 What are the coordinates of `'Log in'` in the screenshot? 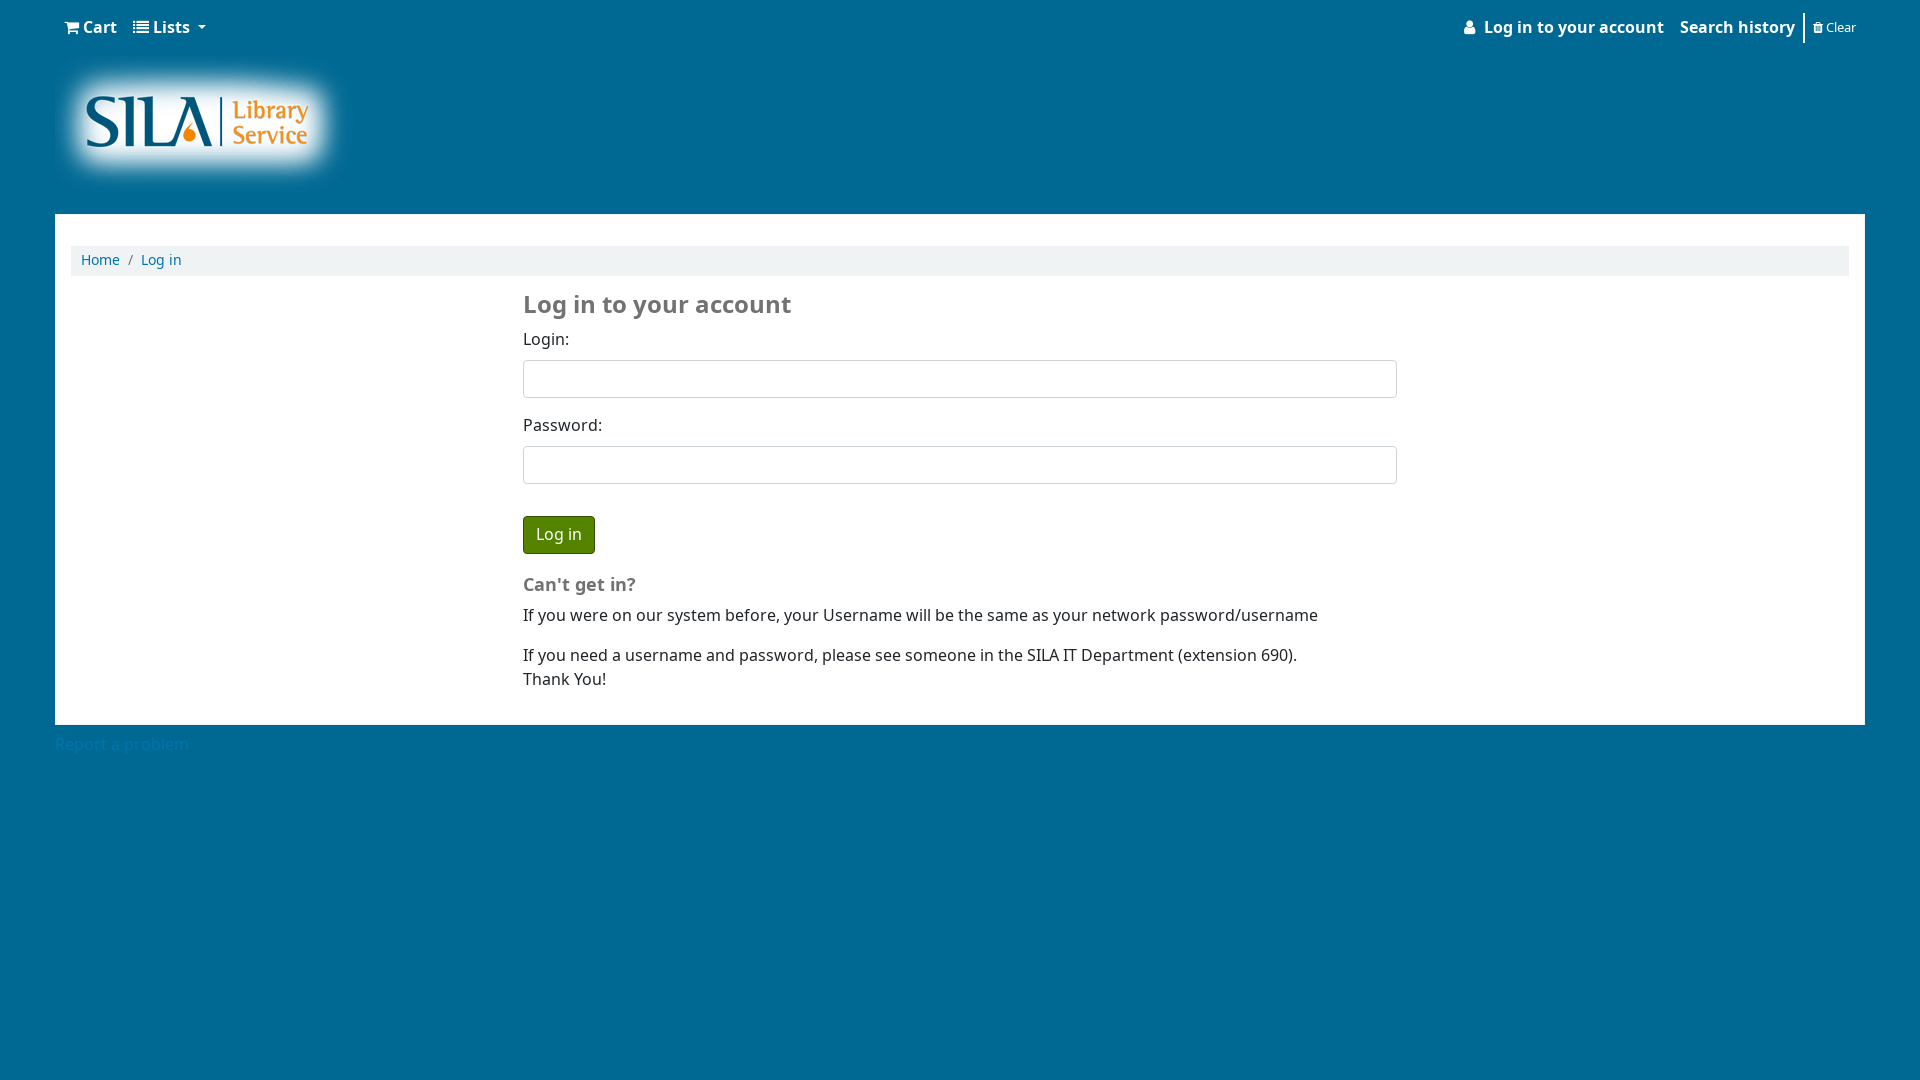 It's located at (161, 259).